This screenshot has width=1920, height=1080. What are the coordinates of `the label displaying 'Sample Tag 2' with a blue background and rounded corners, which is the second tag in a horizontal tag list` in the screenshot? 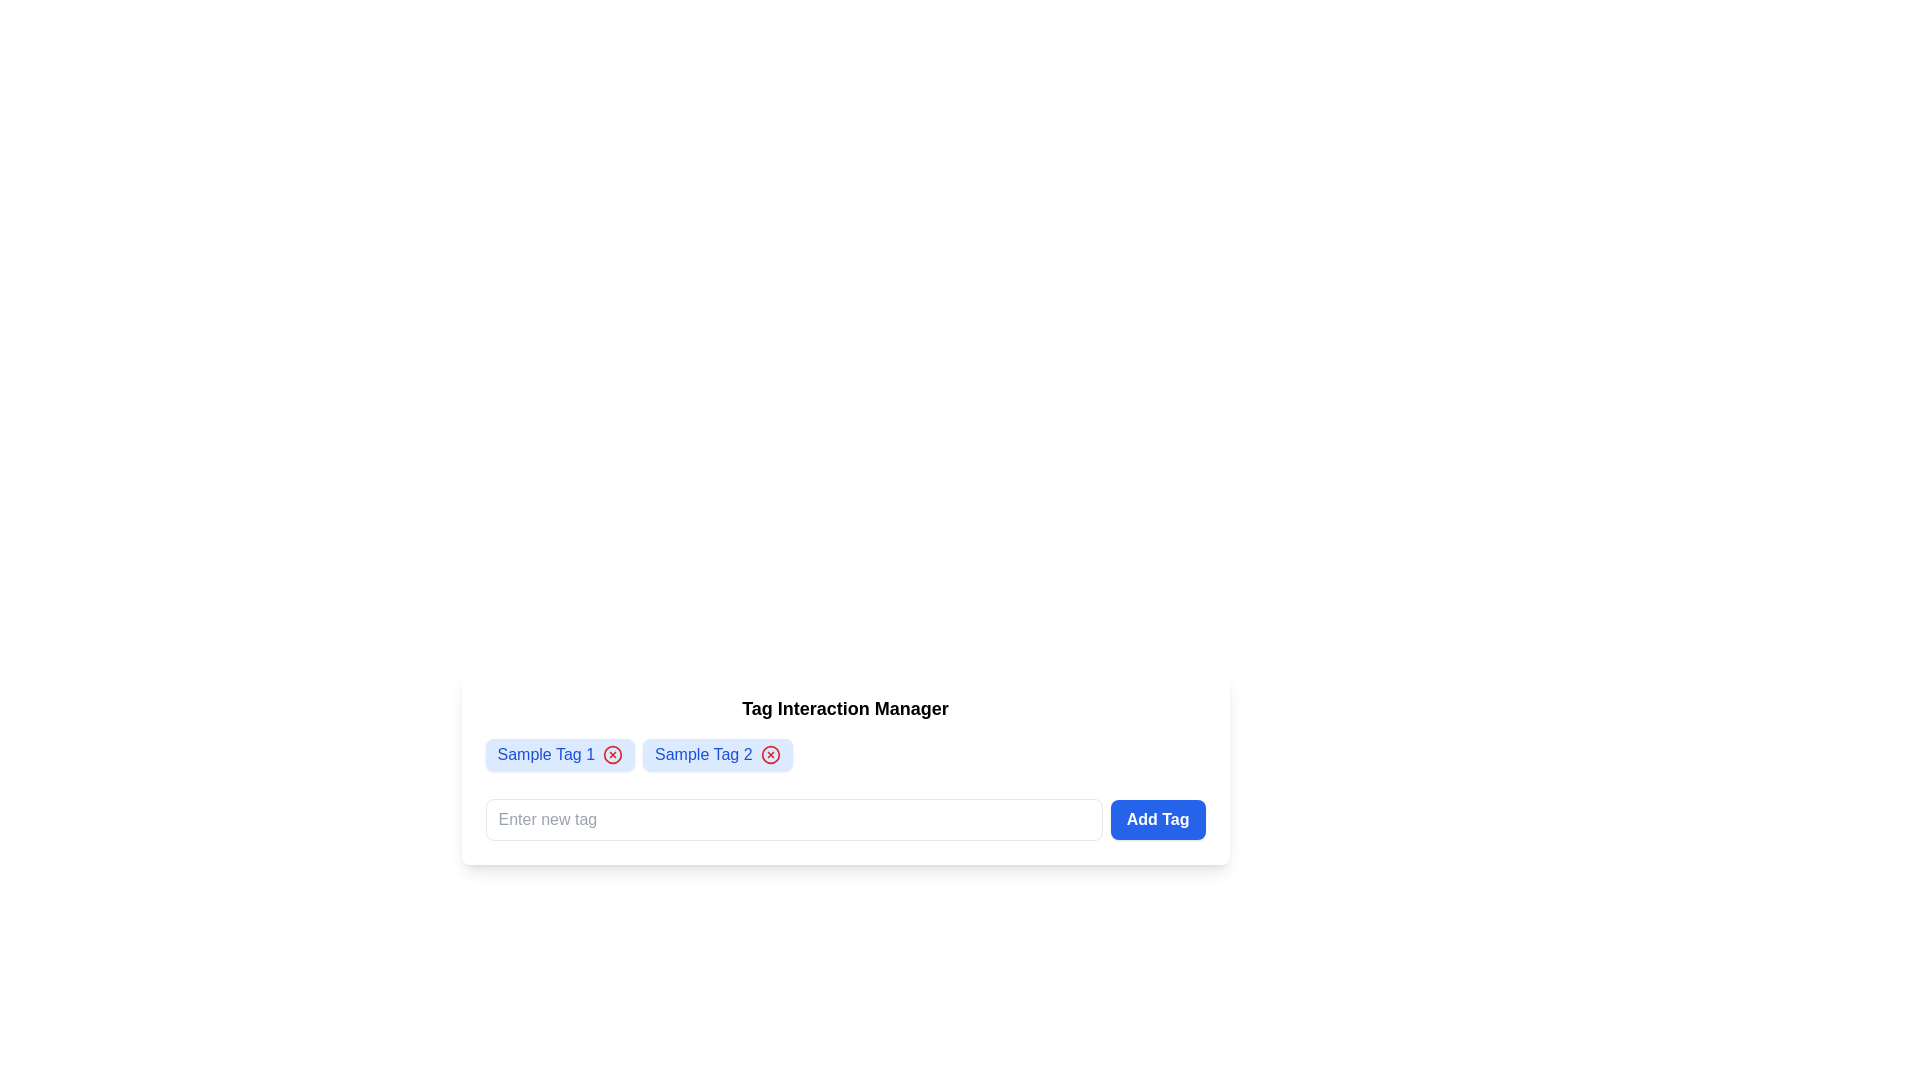 It's located at (703, 755).